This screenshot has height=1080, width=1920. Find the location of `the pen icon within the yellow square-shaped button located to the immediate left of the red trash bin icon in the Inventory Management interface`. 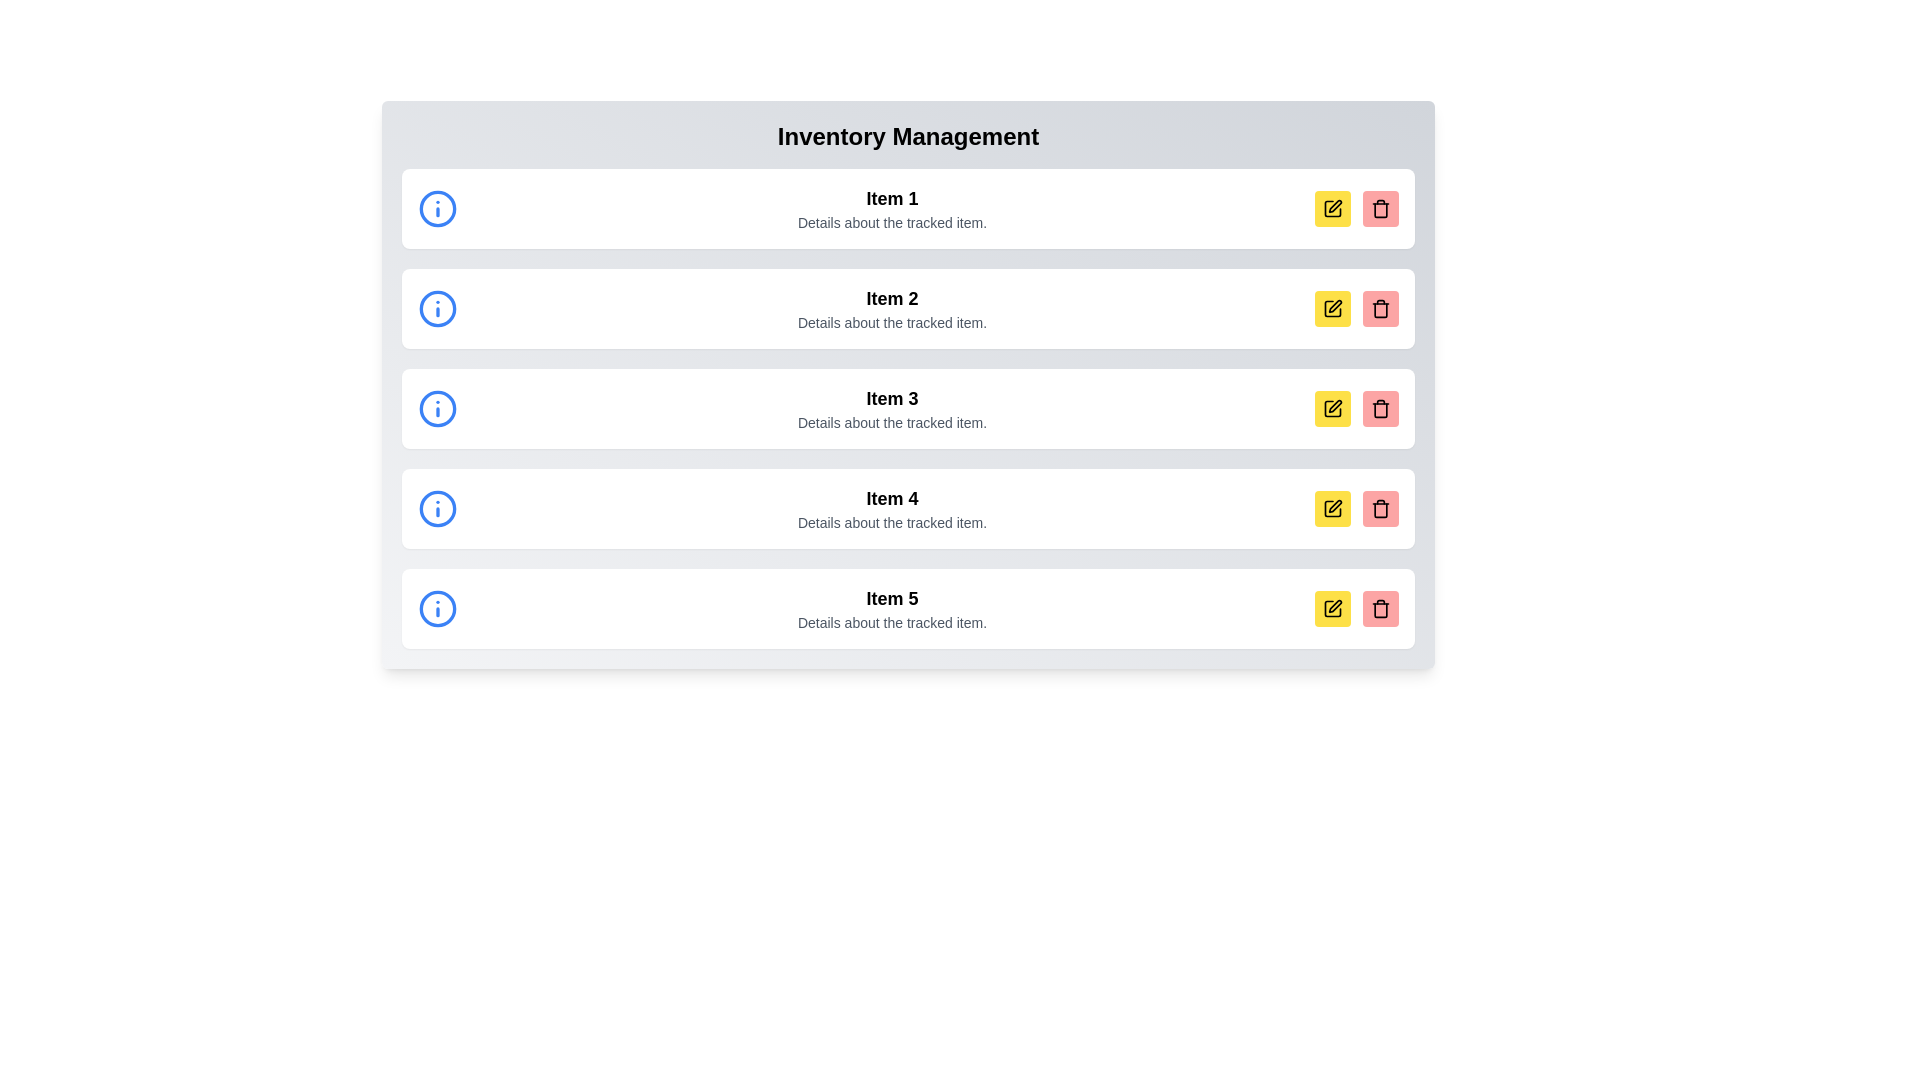

the pen icon within the yellow square-shaped button located to the immediate left of the red trash bin icon in the Inventory Management interface is located at coordinates (1334, 205).